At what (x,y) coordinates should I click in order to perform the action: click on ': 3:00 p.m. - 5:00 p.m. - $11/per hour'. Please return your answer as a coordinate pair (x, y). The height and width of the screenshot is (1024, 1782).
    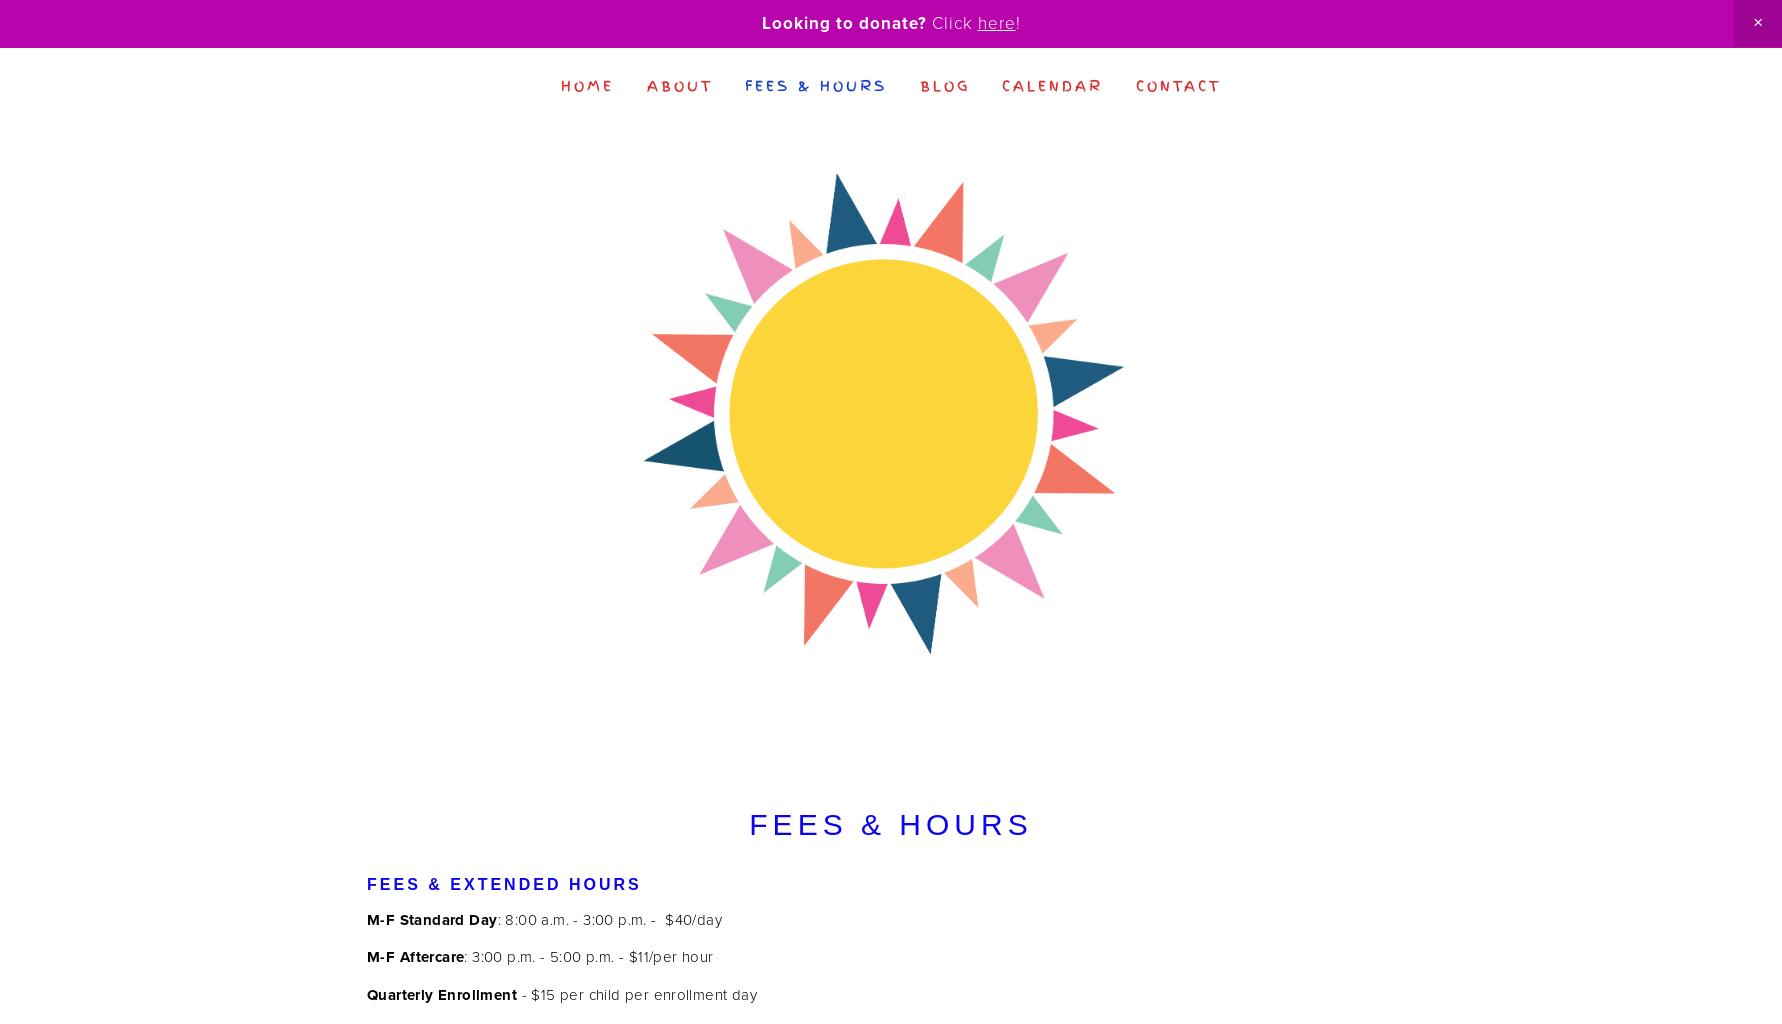
    Looking at the image, I should click on (588, 957).